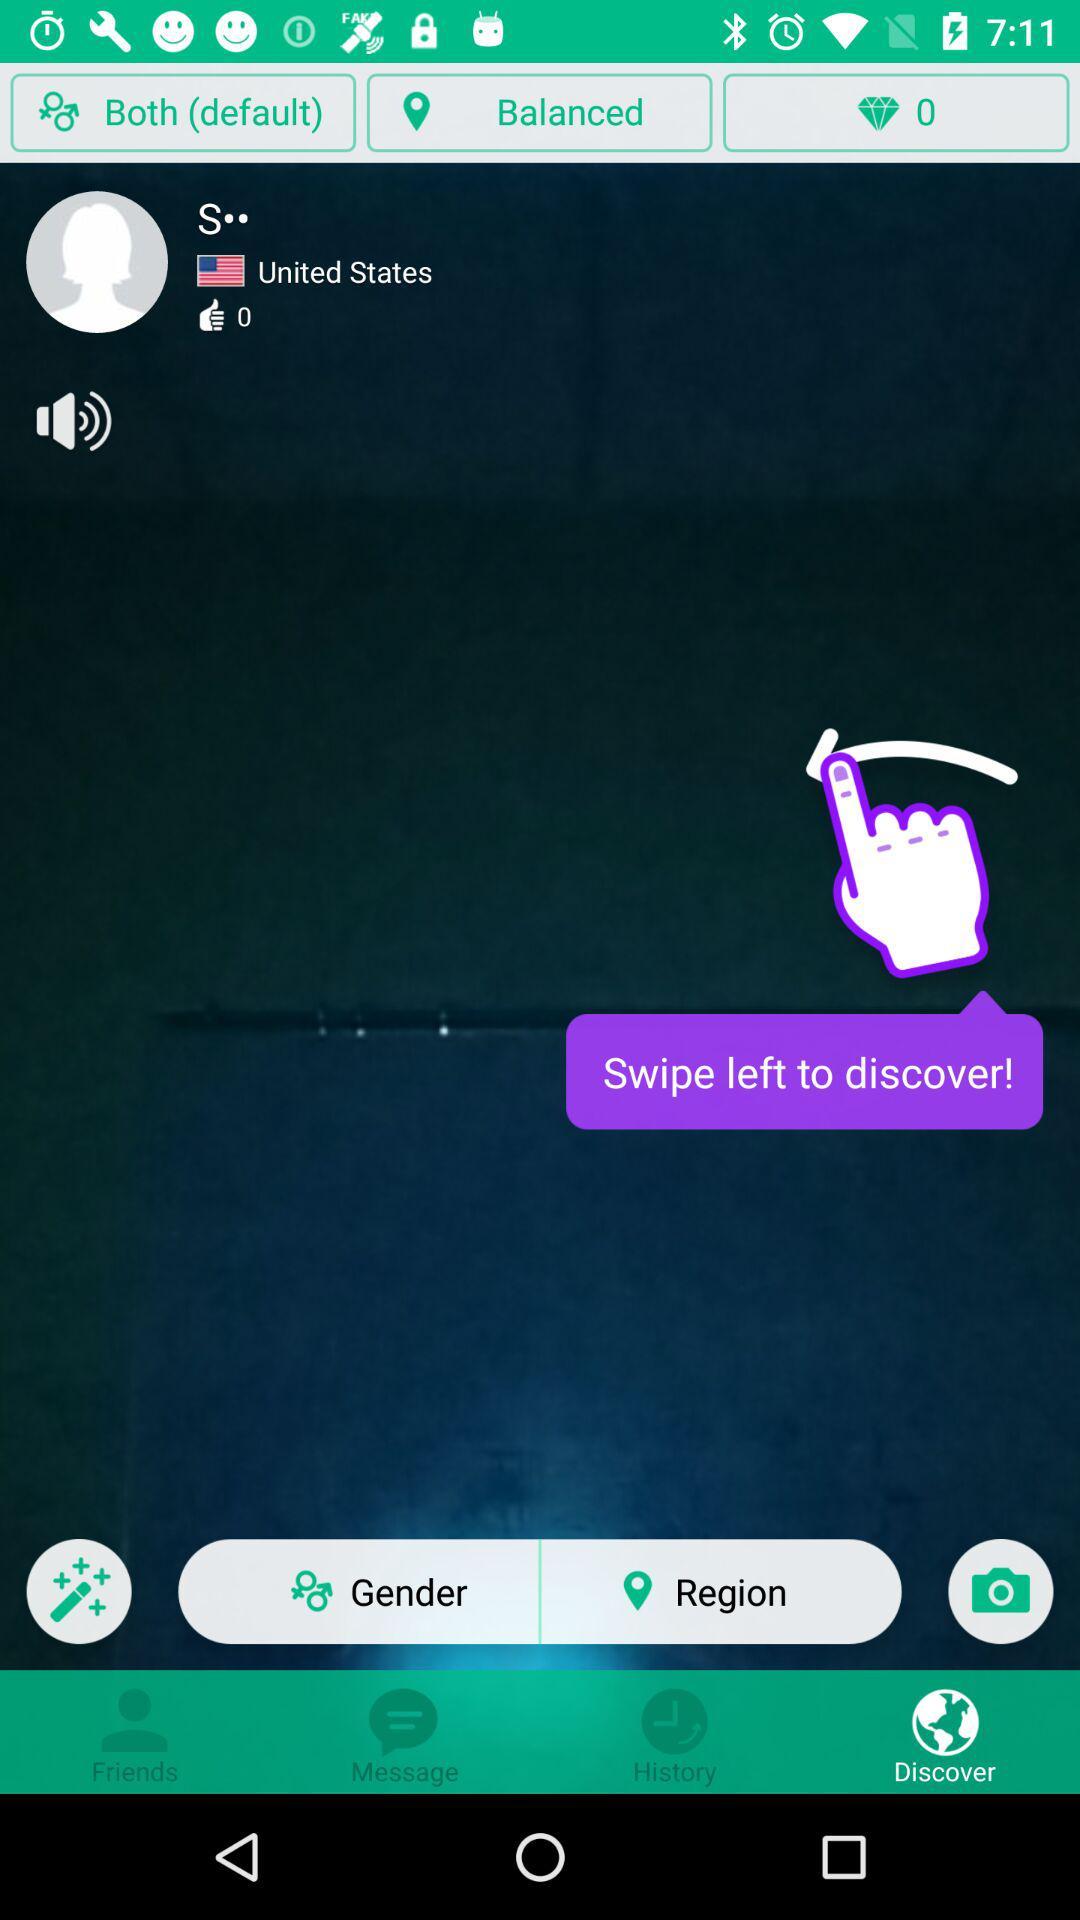 This screenshot has width=1080, height=1920. Describe the element at coordinates (97, 261) in the screenshot. I see `the avatar icon` at that location.